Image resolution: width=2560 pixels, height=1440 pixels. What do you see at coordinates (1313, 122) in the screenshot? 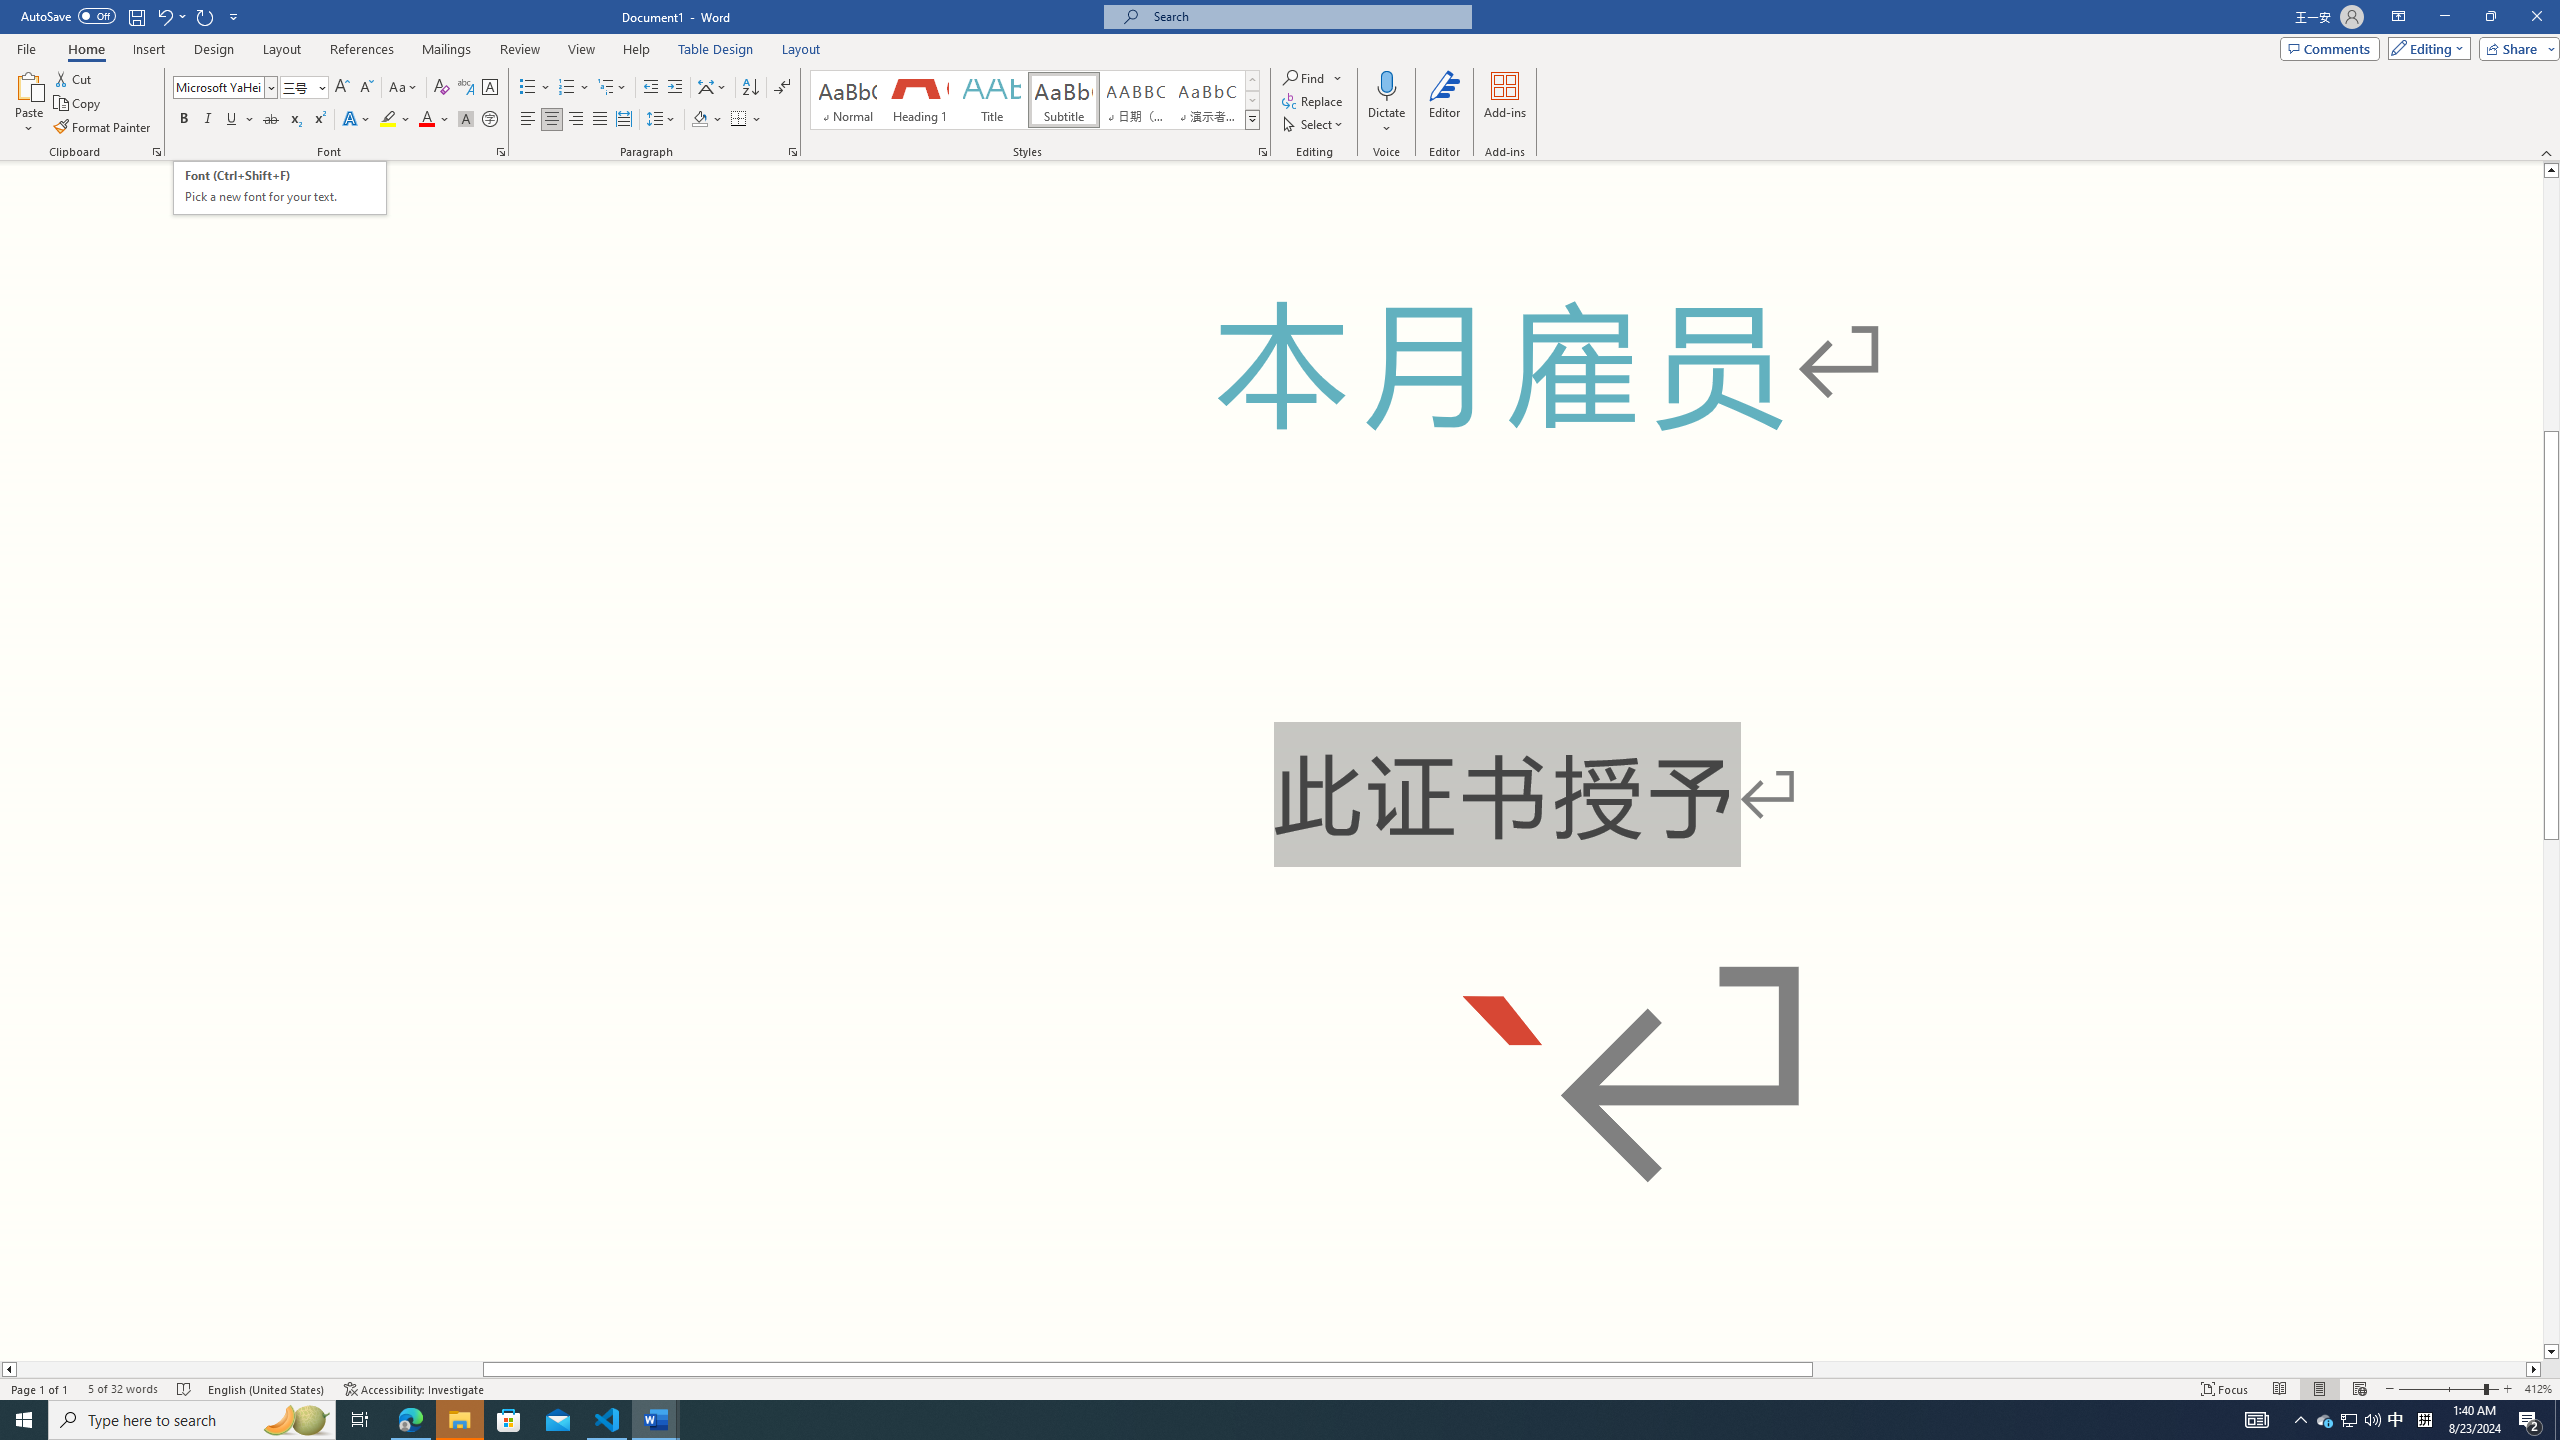
I see `'Select'` at bounding box center [1313, 122].